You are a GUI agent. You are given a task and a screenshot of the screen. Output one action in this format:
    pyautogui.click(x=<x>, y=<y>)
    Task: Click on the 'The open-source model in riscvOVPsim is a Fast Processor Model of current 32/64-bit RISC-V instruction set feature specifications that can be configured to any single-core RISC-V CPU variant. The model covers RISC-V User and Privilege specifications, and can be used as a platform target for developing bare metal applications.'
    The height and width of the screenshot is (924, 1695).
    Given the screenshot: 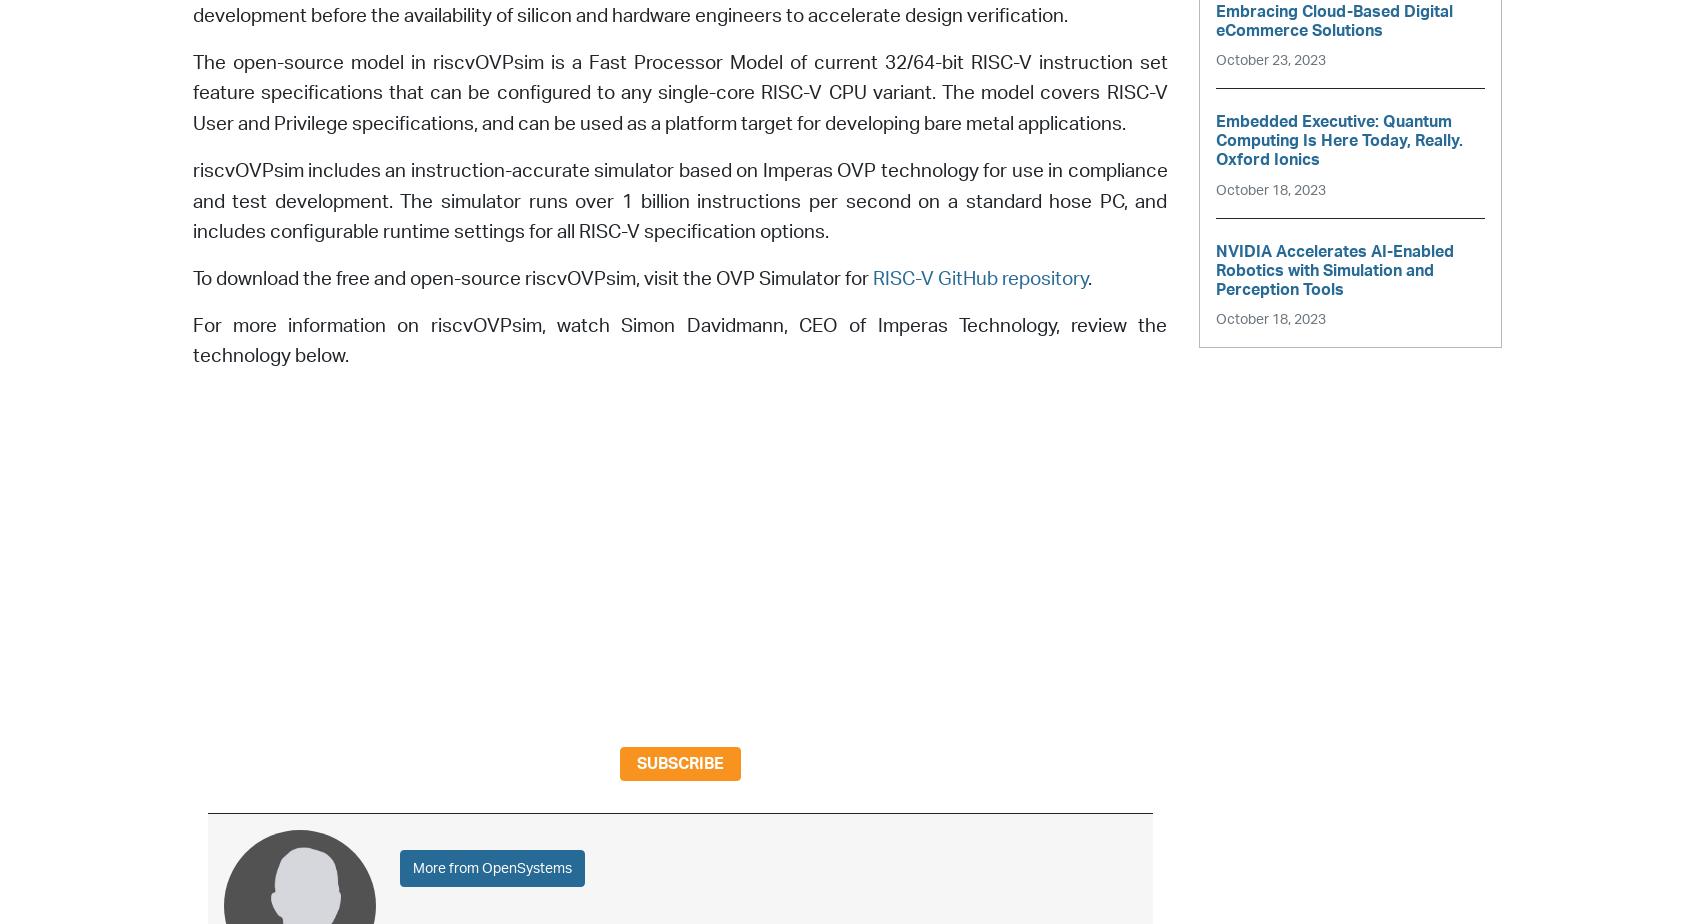 What is the action you would take?
    pyautogui.click(x=679, y=93)
    